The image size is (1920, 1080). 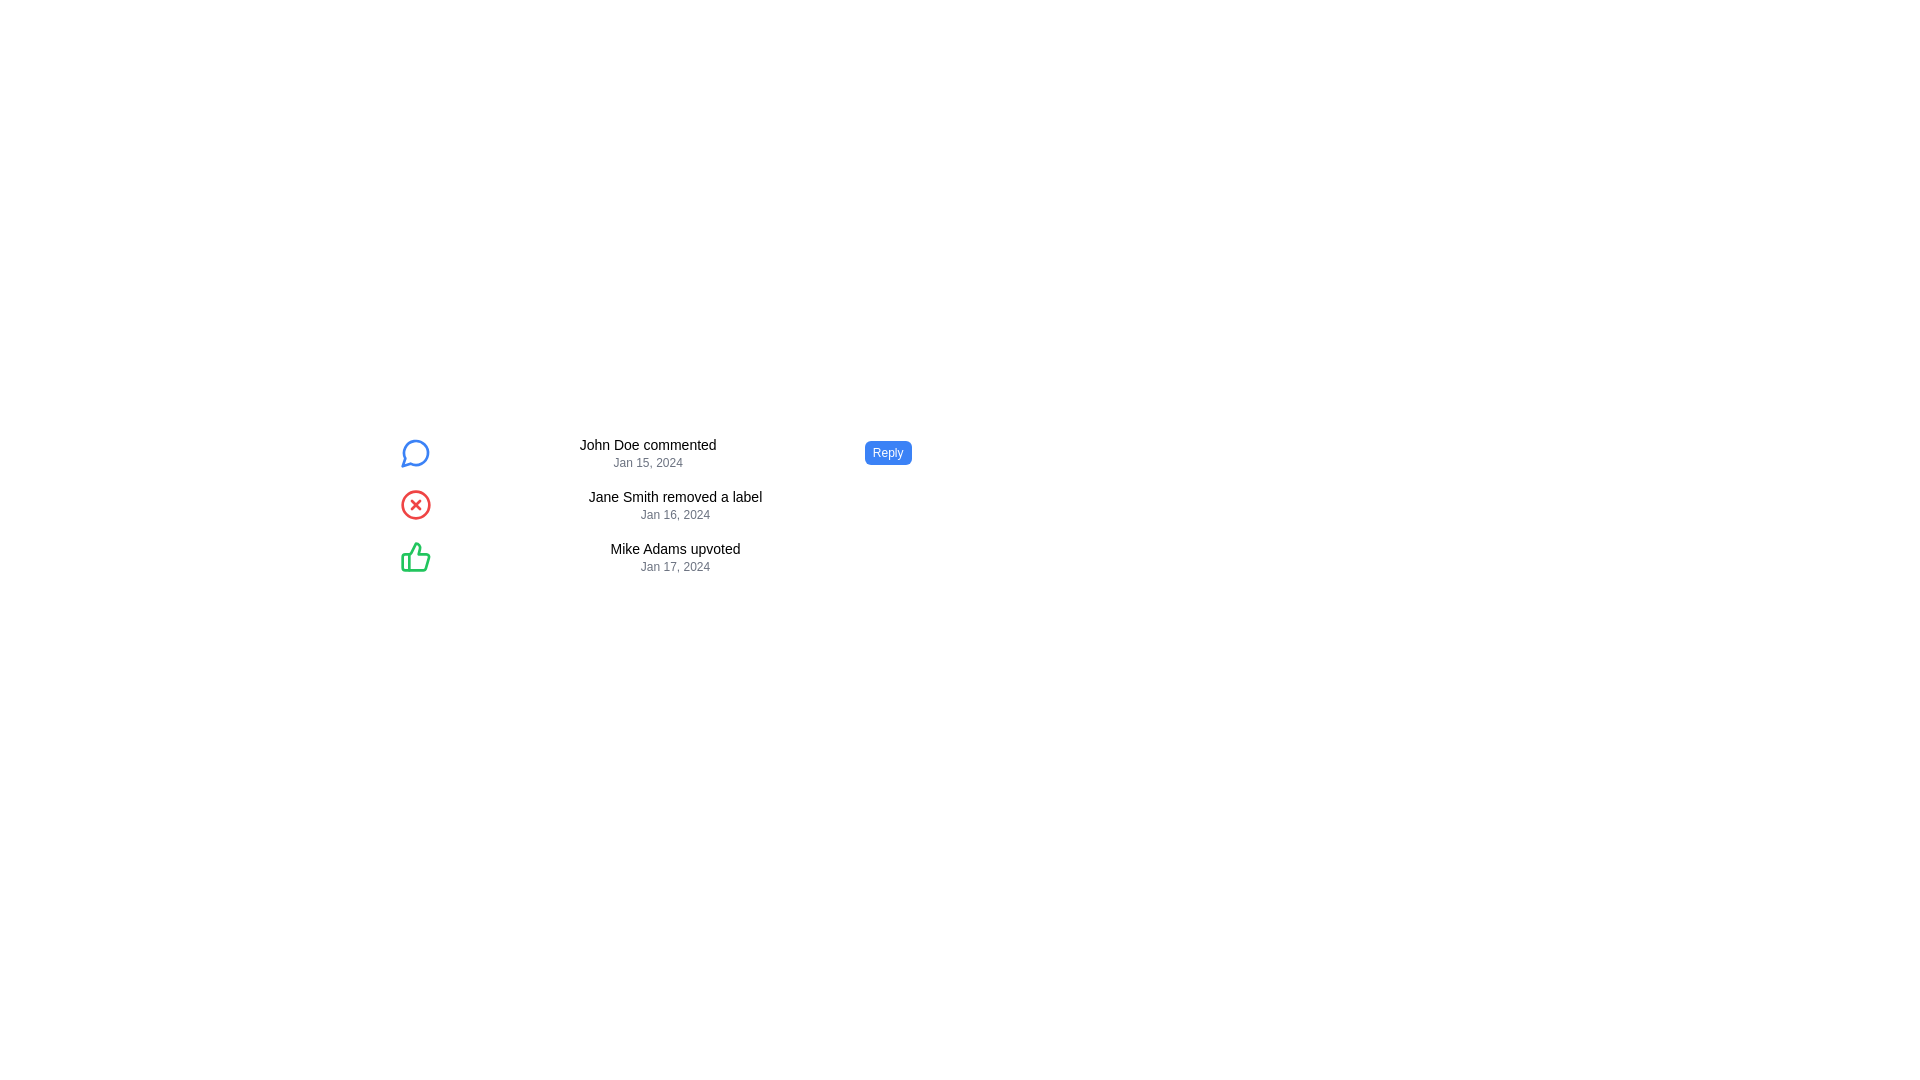 What do you see at coordinates (675, 567) in the screenshot?
I see `the static text label displaying the date associated with the activity 'Mike Adams upvoted', located directly below the corresponding action text` at bounding box center [675, 567].